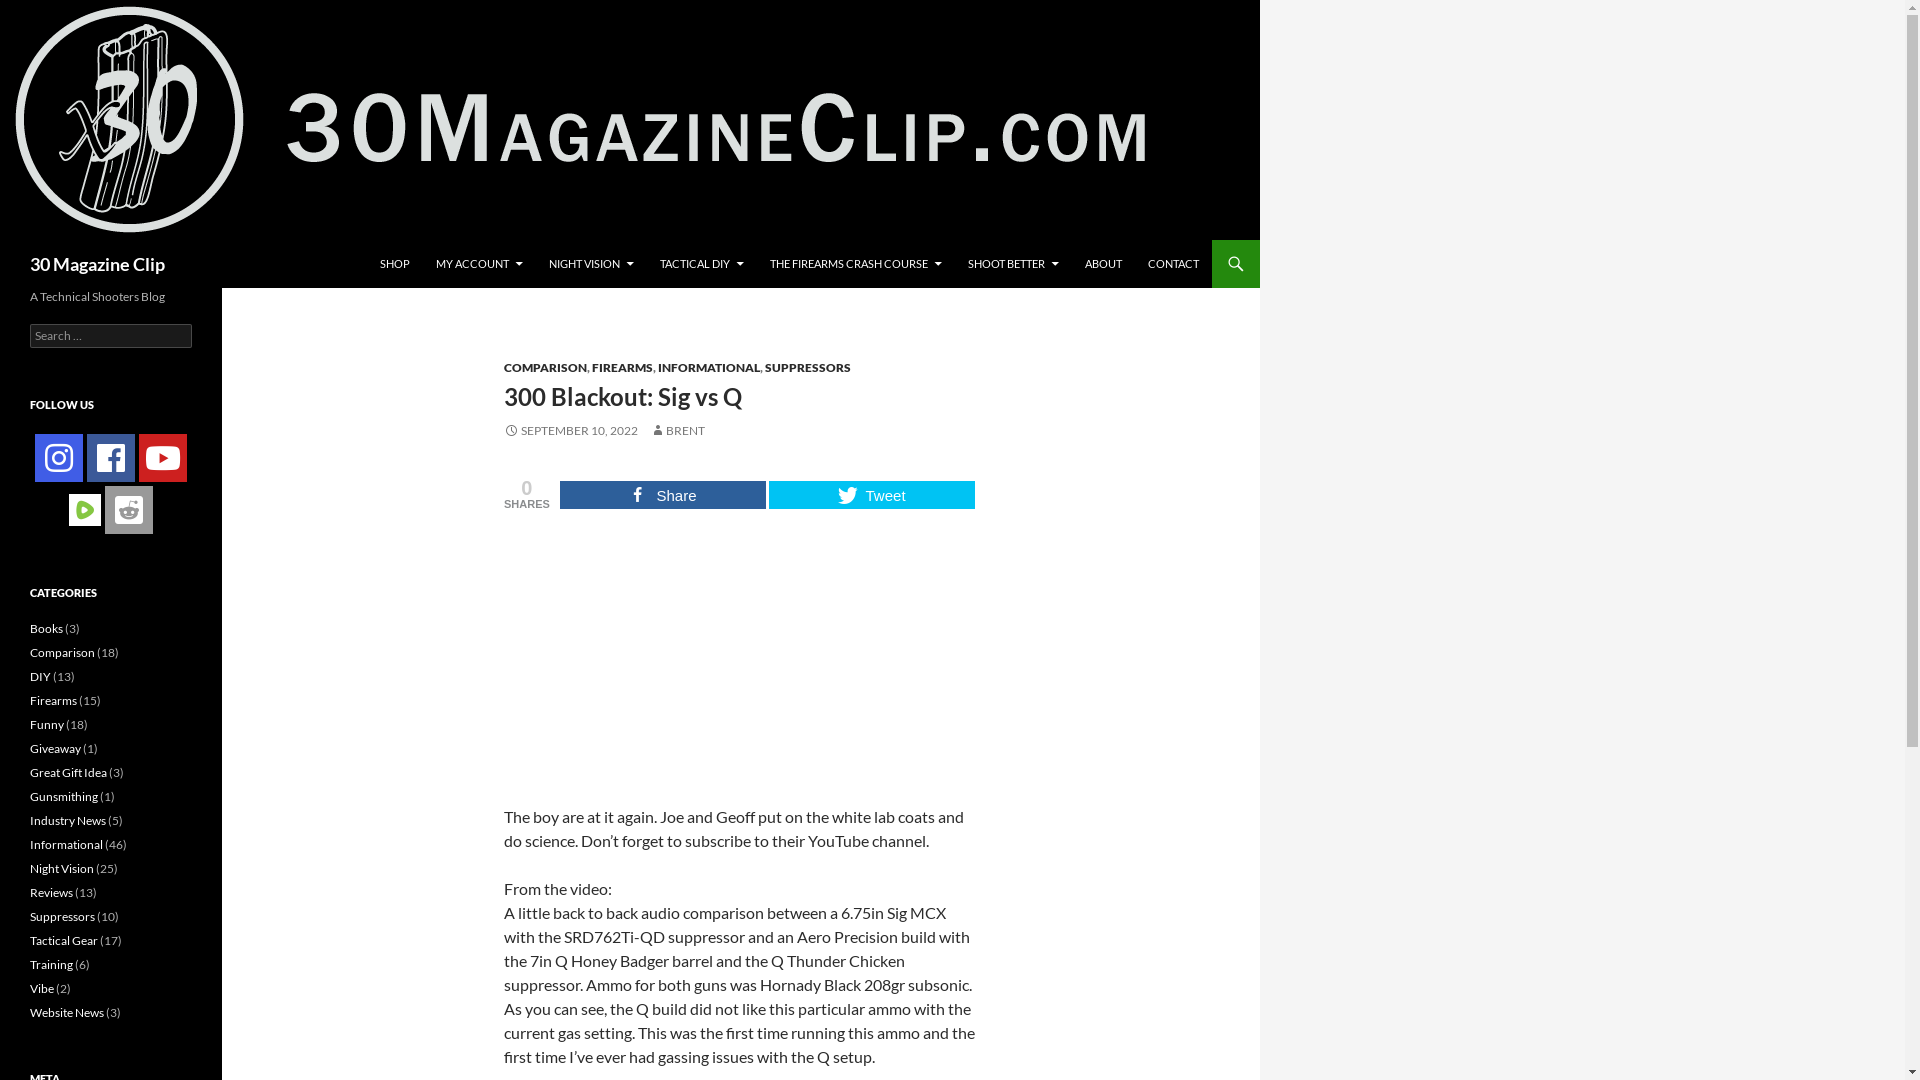 The height and width of the screenshot is (1080, 1920). I want to click on 'ABOUT', so click(1102, 262).